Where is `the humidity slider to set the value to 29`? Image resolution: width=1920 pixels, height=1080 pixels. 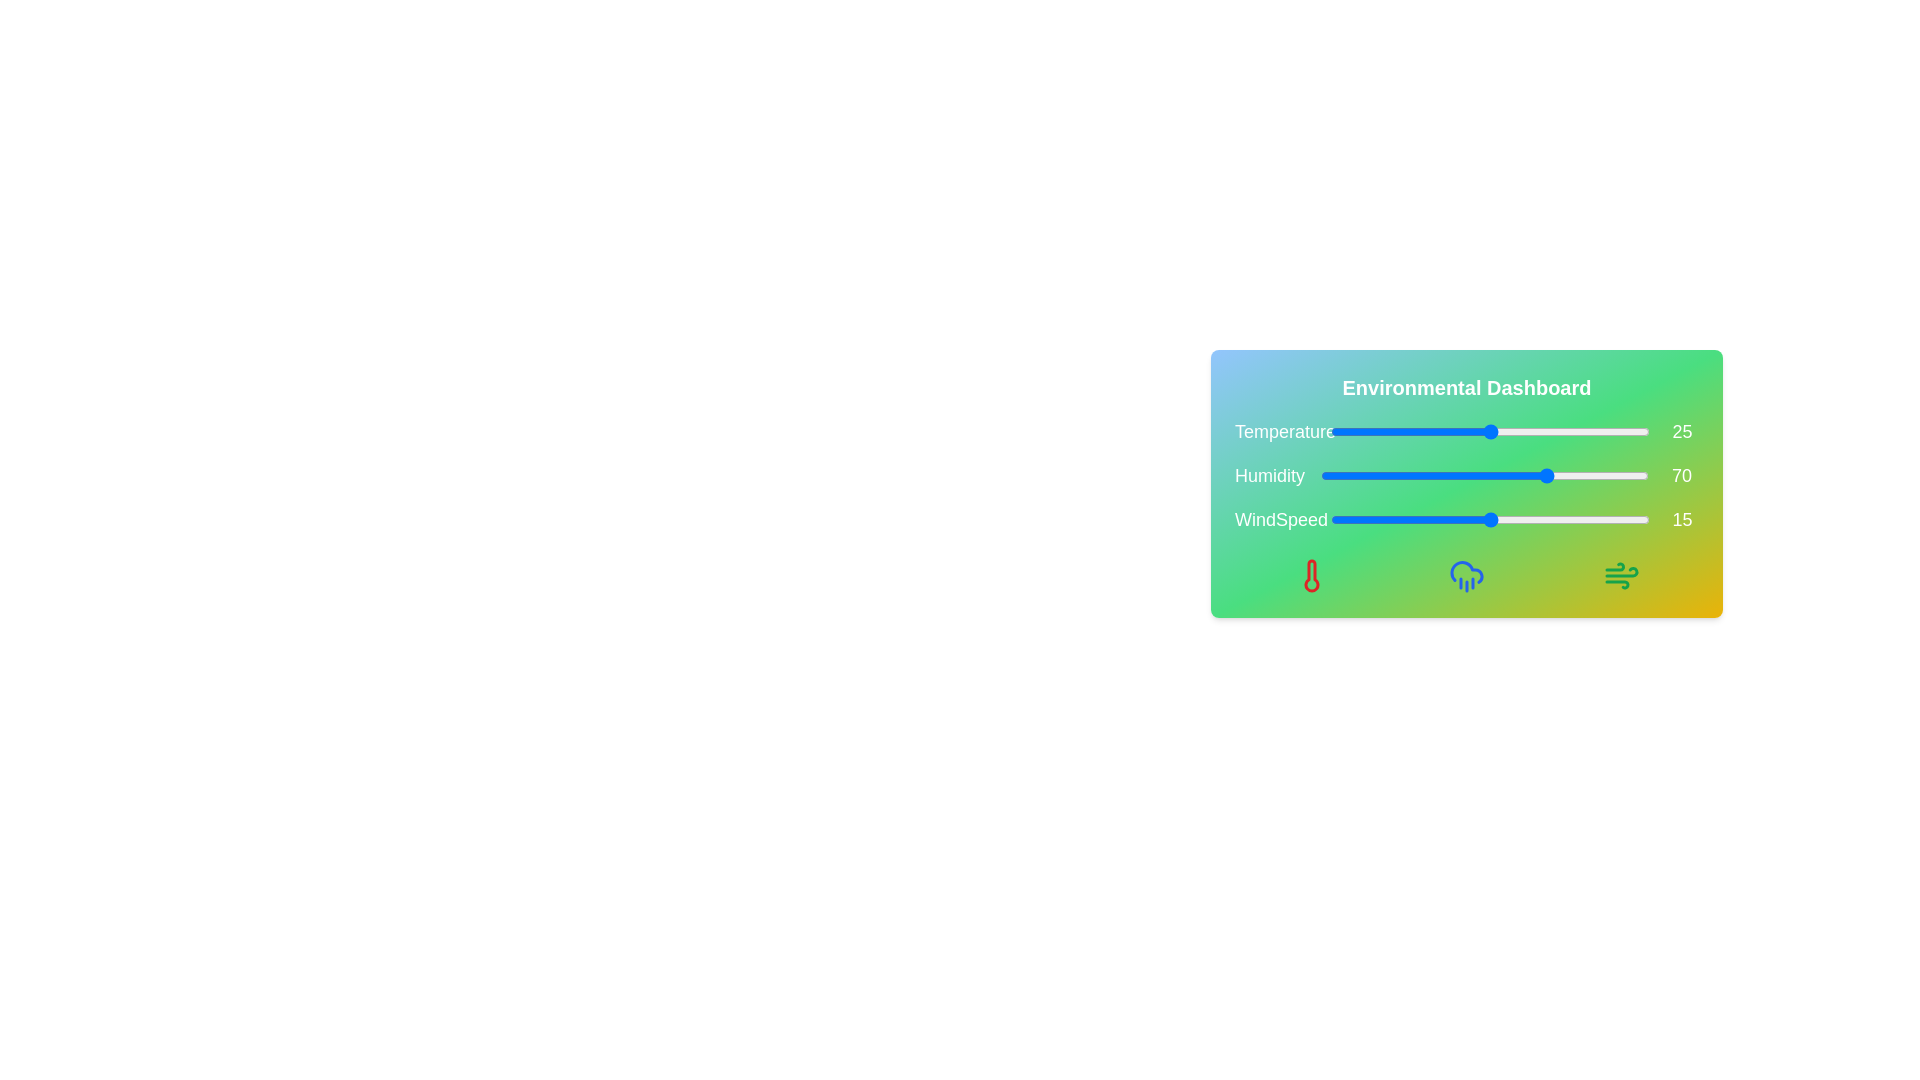
the humidity slider to set the value to 29 is located at coordinates (1415, 475).